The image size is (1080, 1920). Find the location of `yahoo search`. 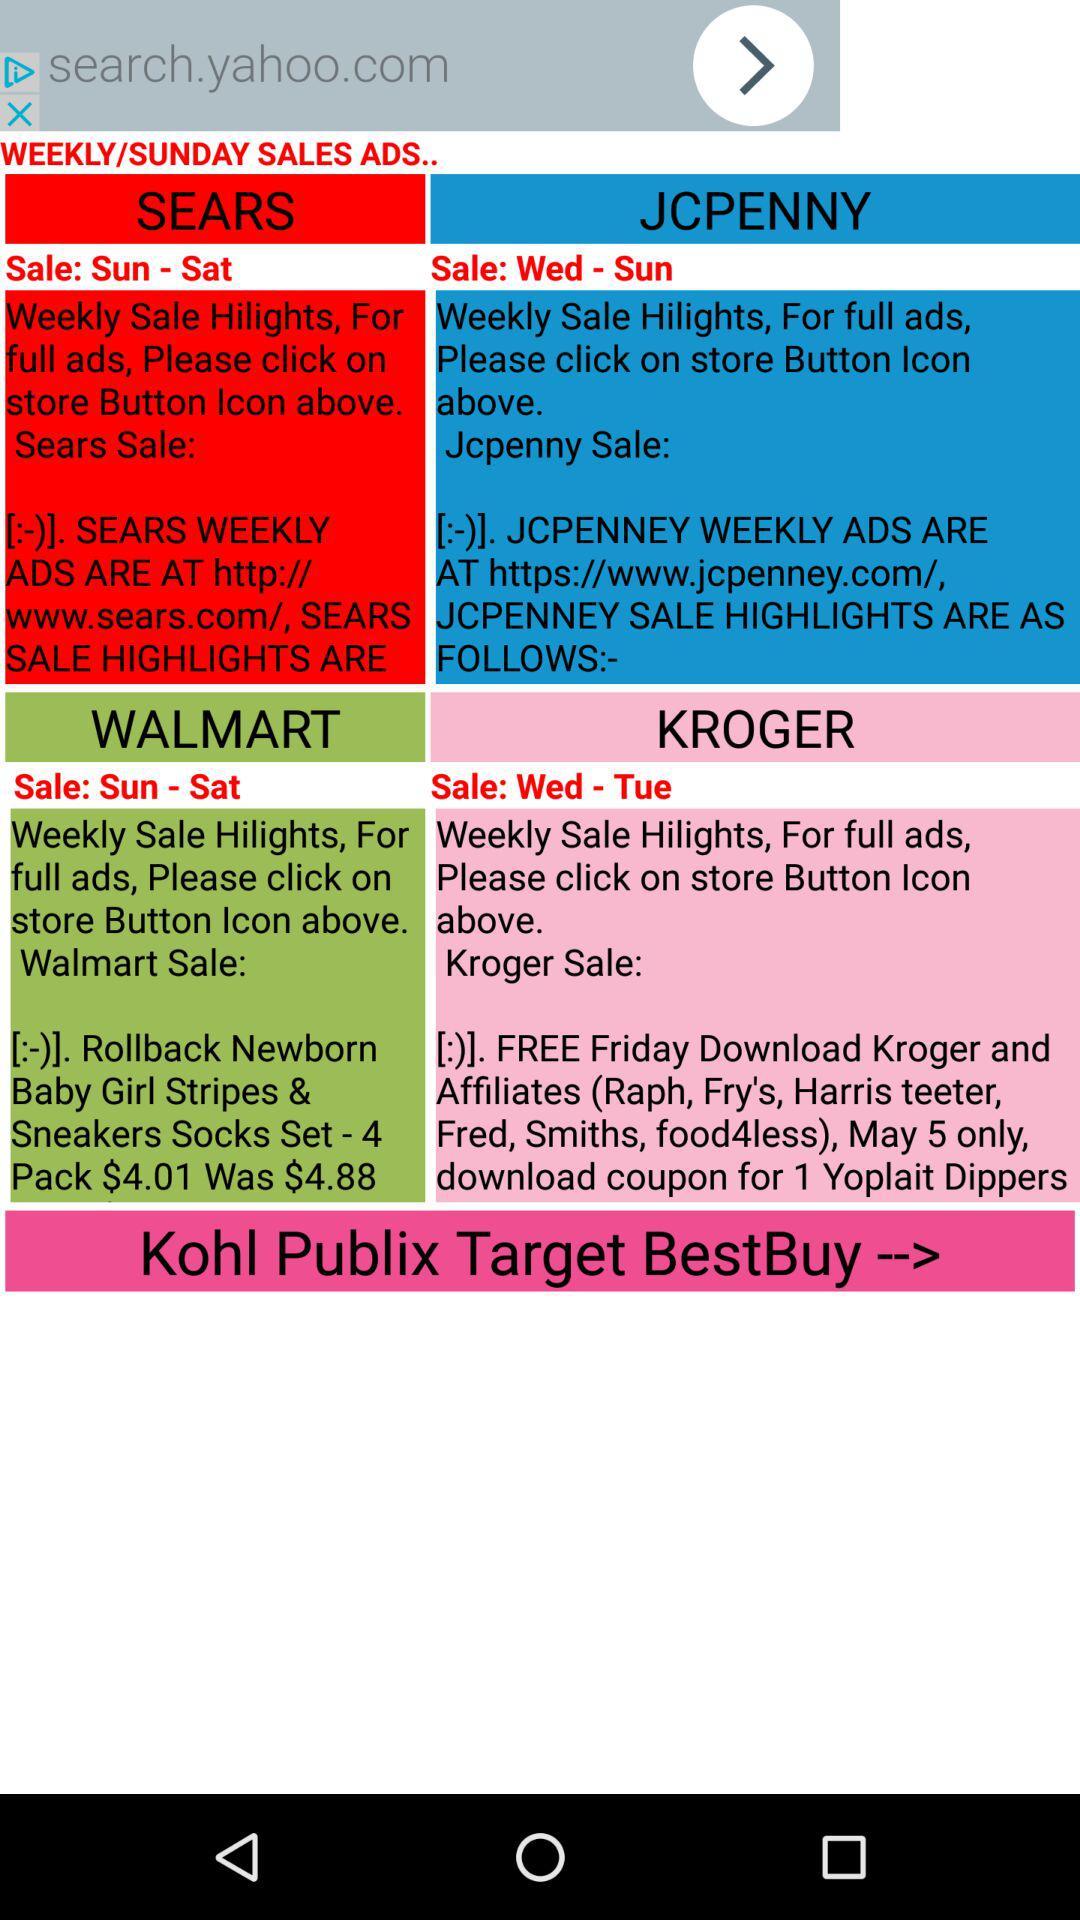

yahoo search is located at coordinates (419, 65).